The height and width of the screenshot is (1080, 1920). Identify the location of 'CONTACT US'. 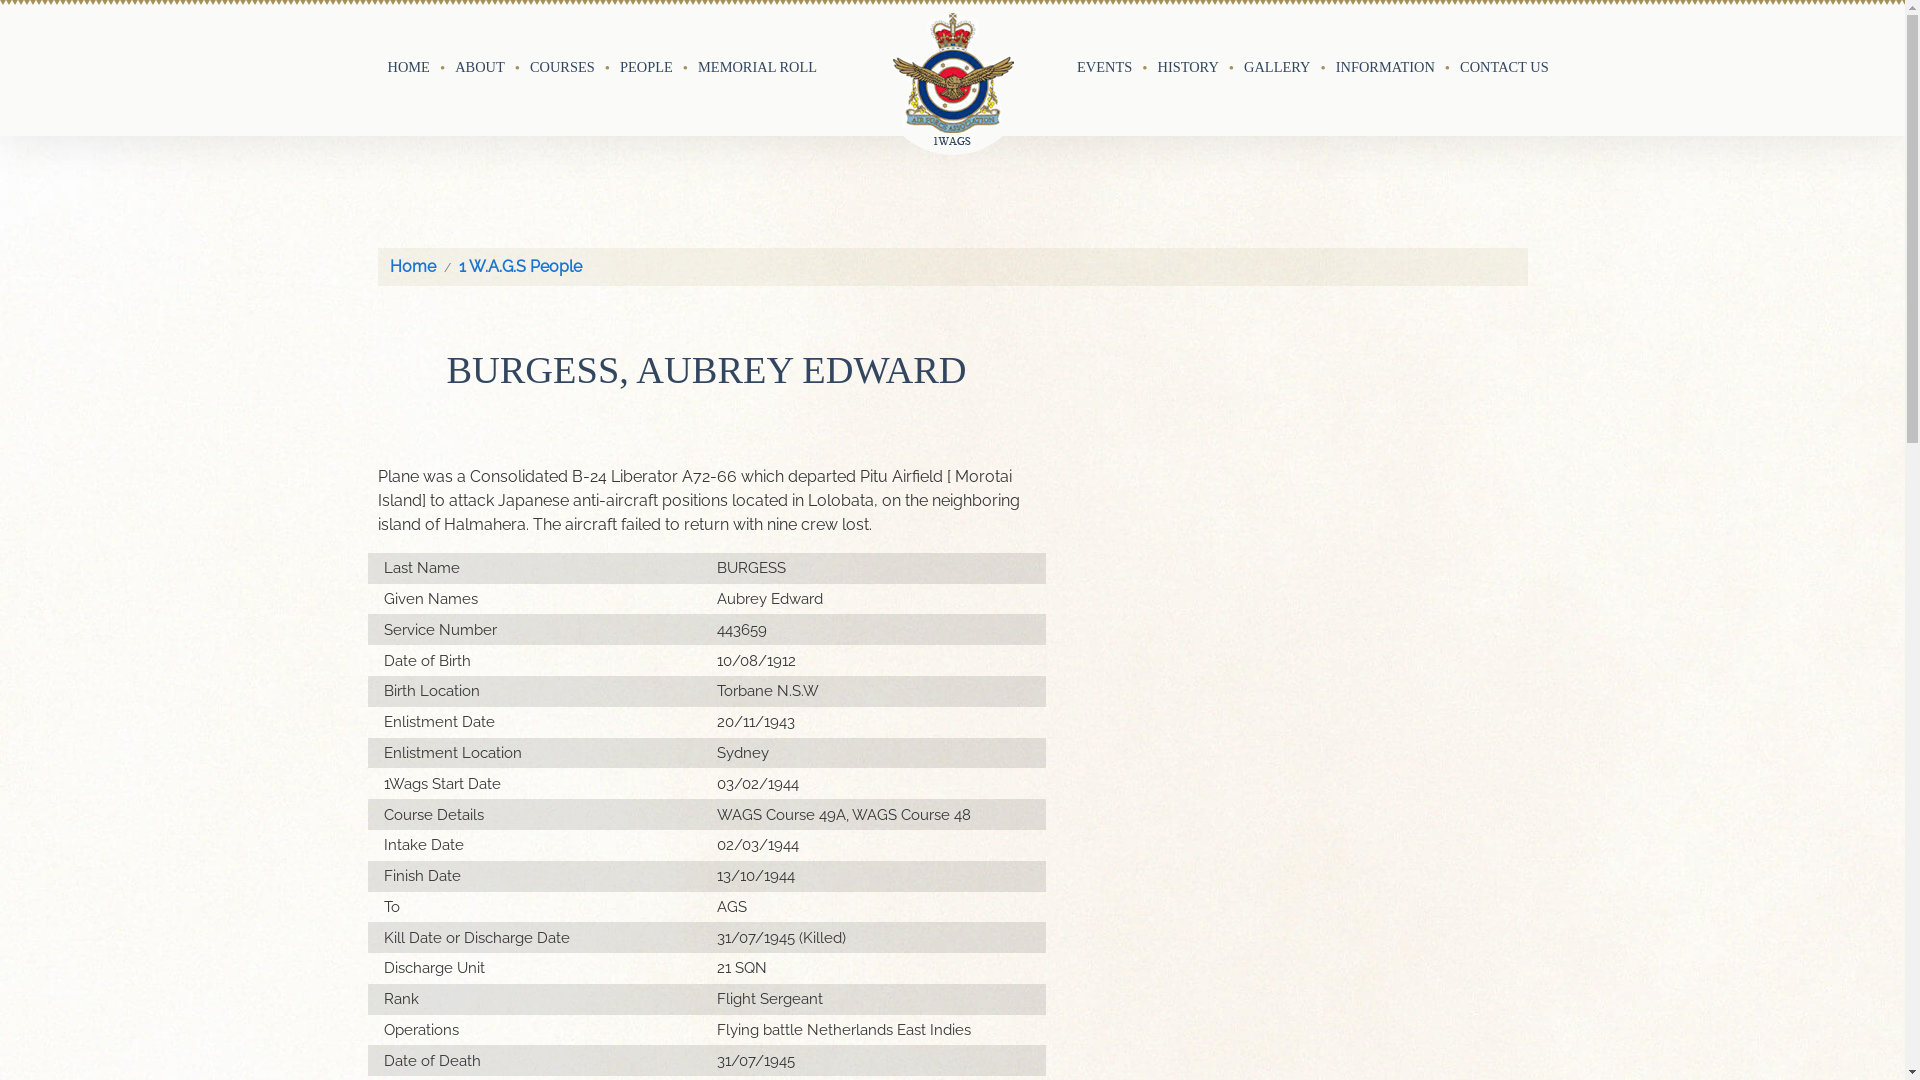
(1504, 66).